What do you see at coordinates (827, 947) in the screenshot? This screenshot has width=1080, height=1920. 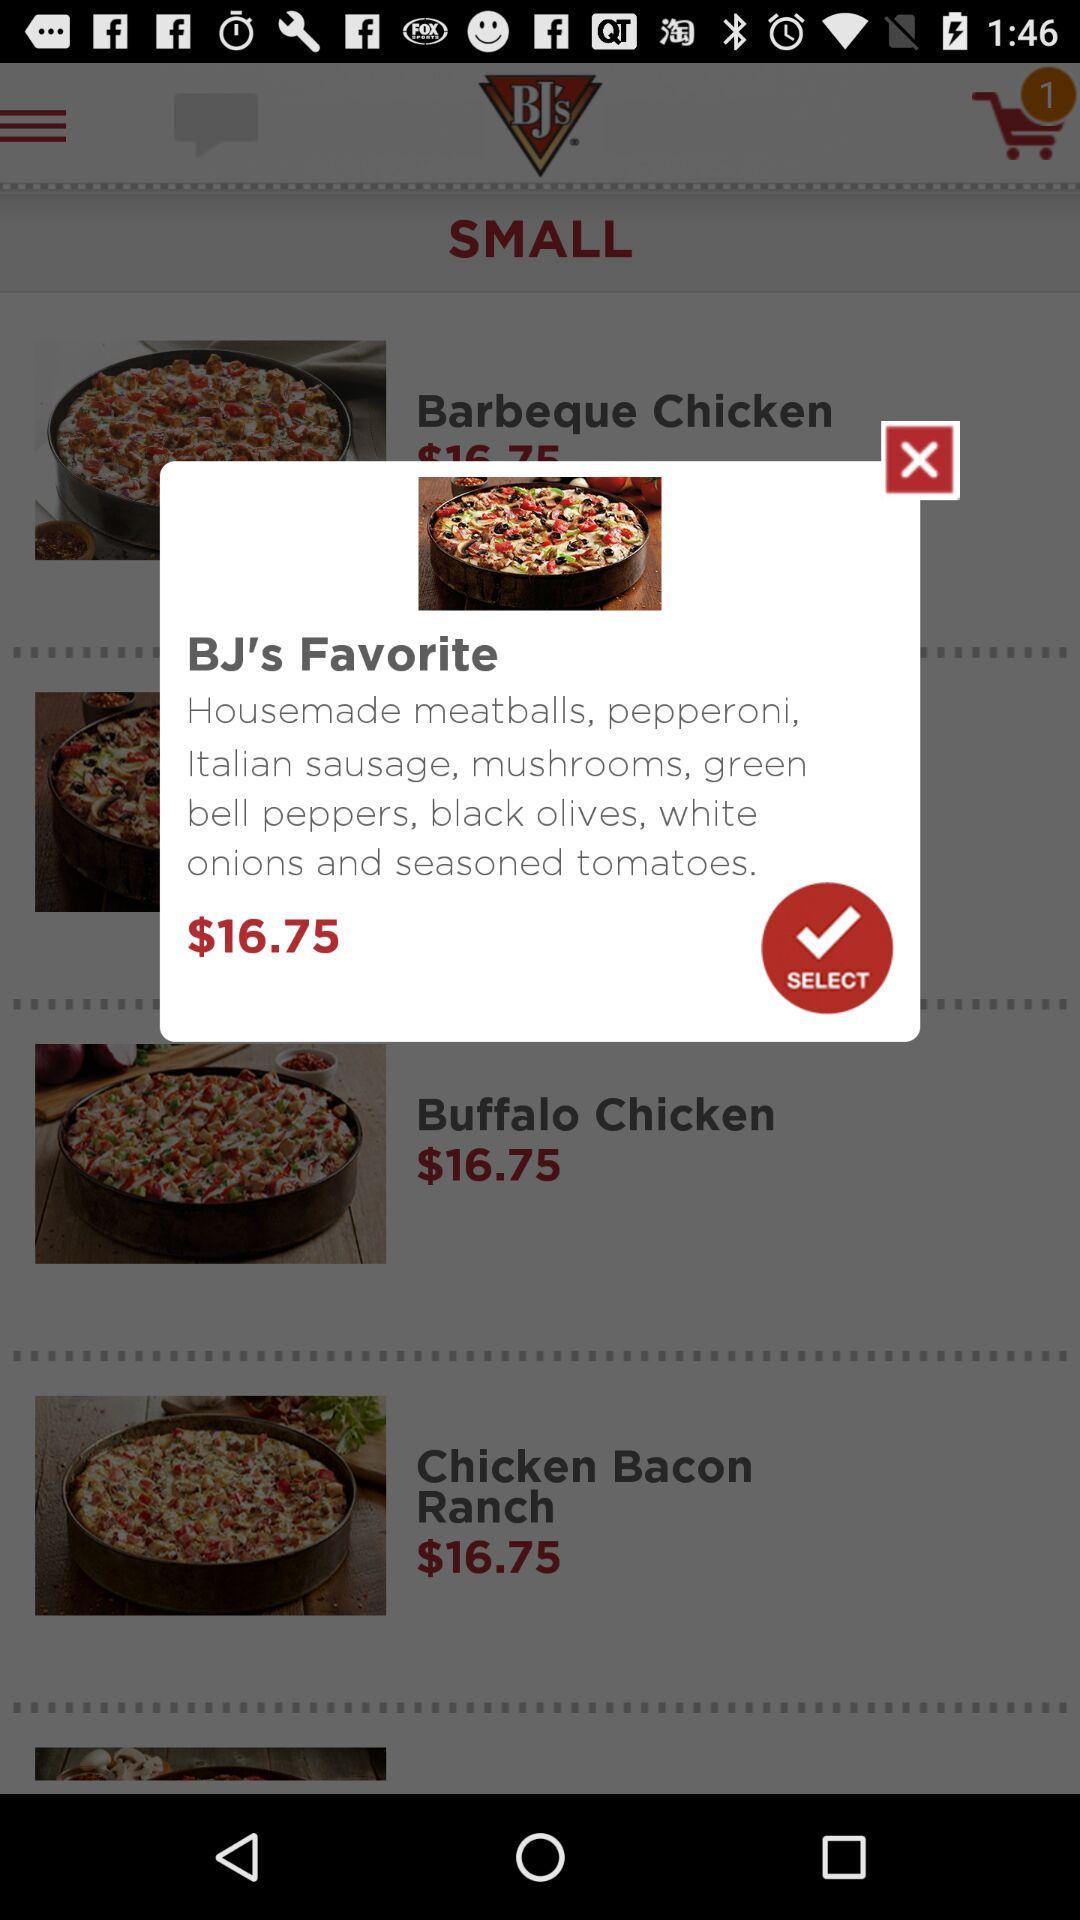 I see `button` at bounding box center [827, 947].